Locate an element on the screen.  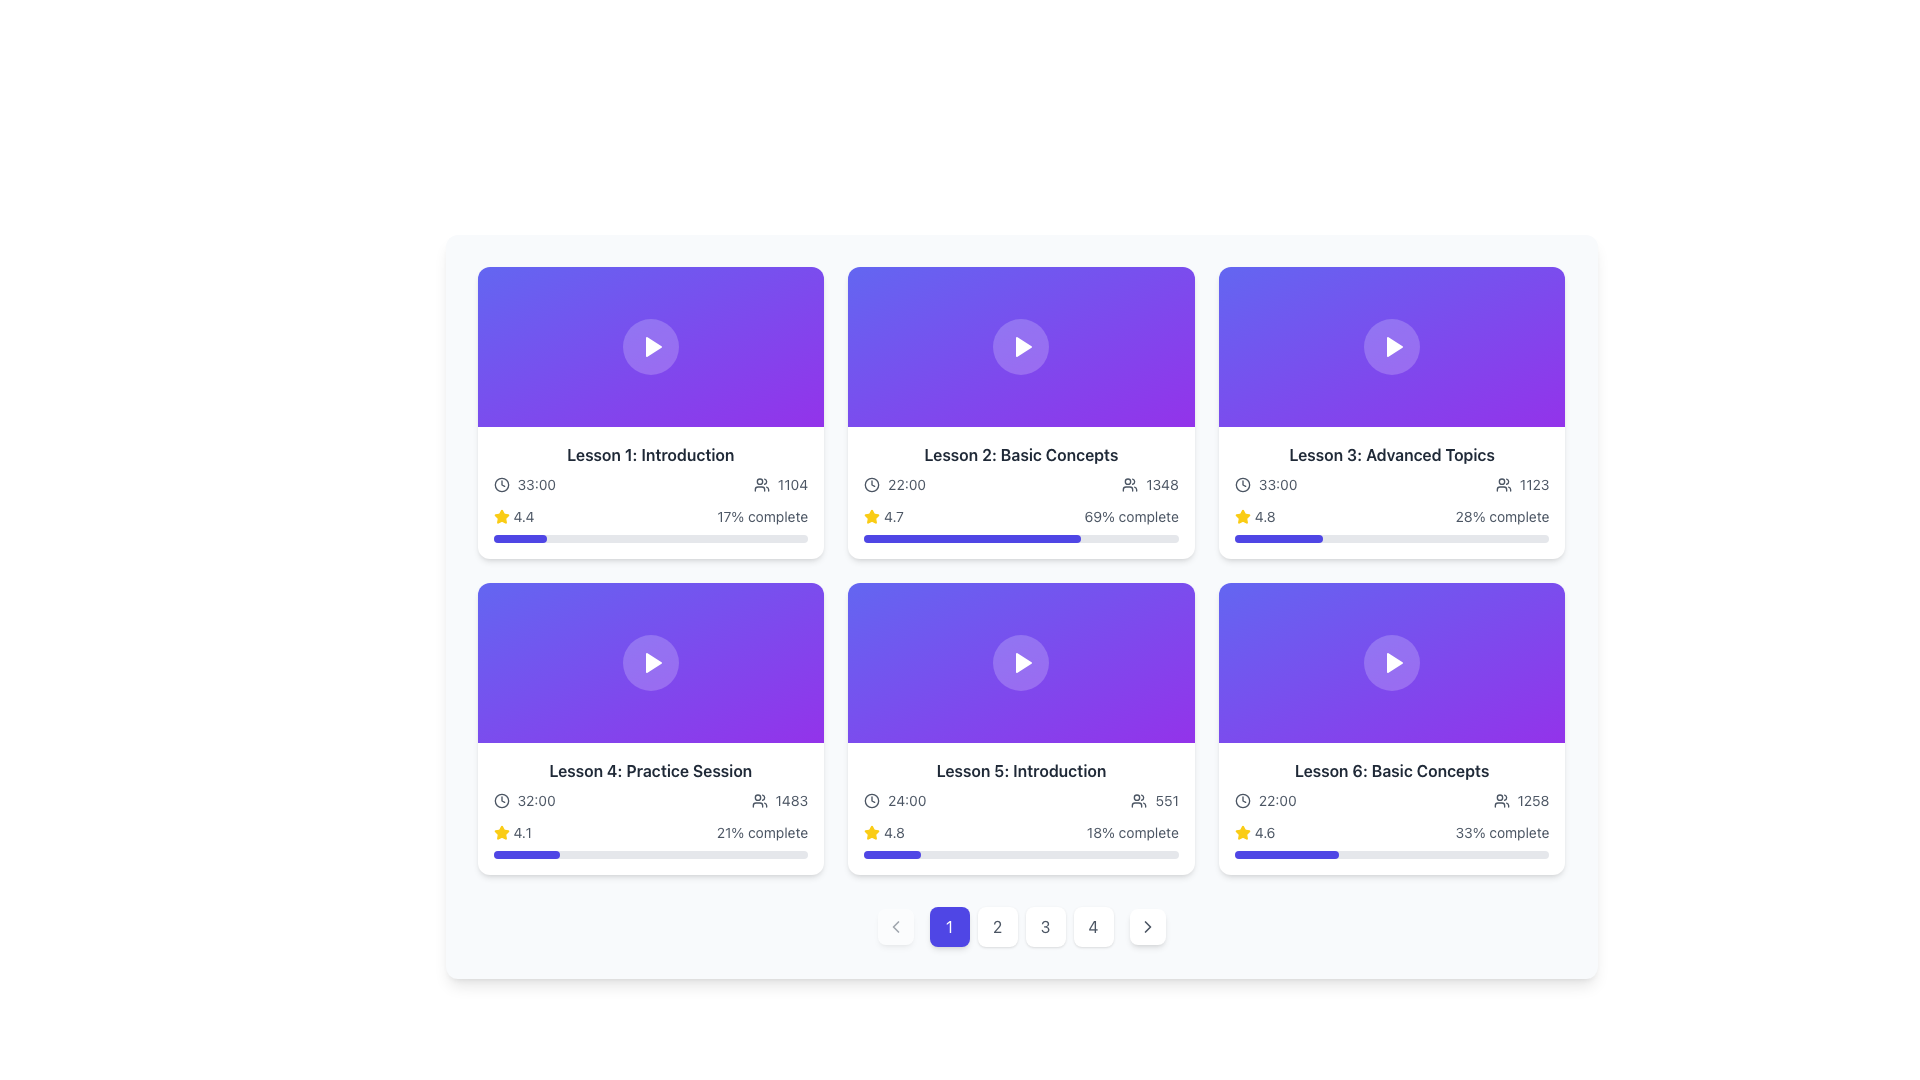
the text label indicating the completion percentage of the task within the sixth item of the grid layout is located at coordinates (1502, 833).